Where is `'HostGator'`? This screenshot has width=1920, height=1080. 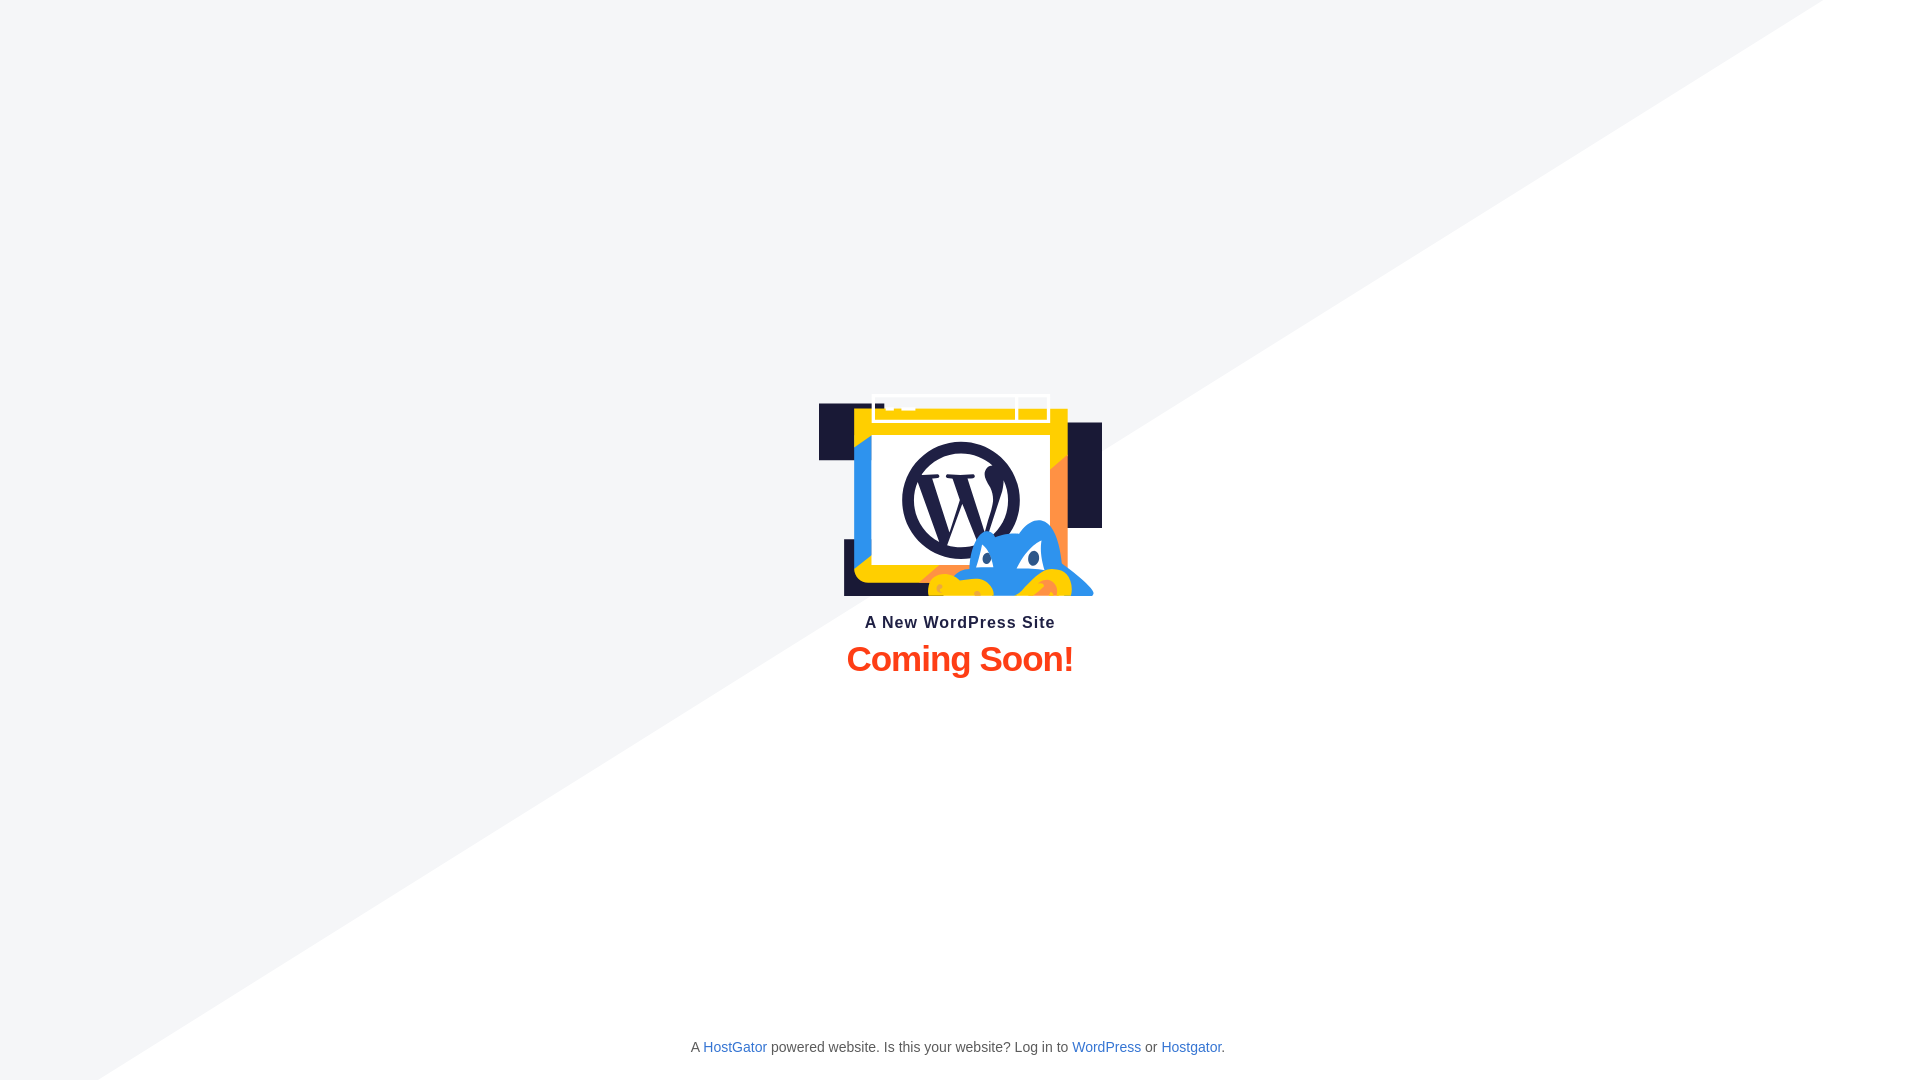 'HostGator' is located at coordinates (733, 1045).